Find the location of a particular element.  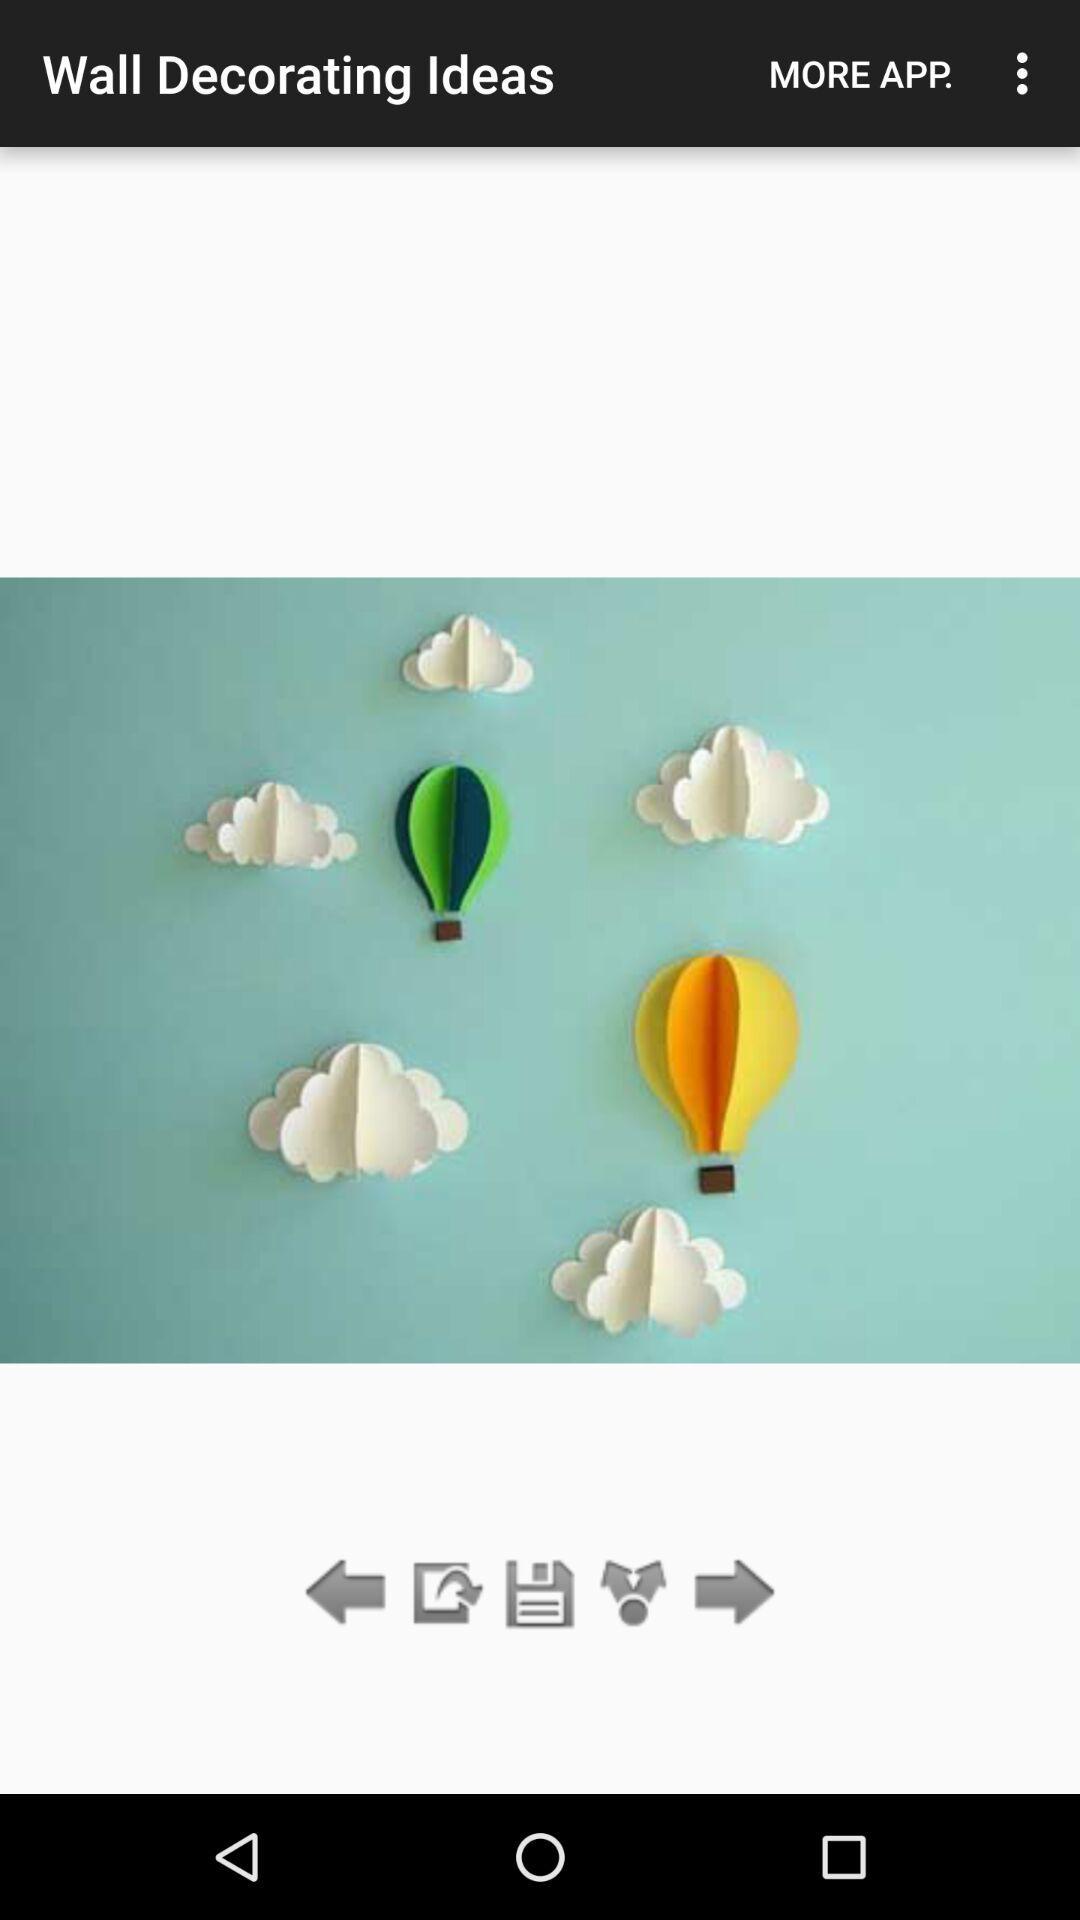

more app. item is located at coordinates (860, 73).